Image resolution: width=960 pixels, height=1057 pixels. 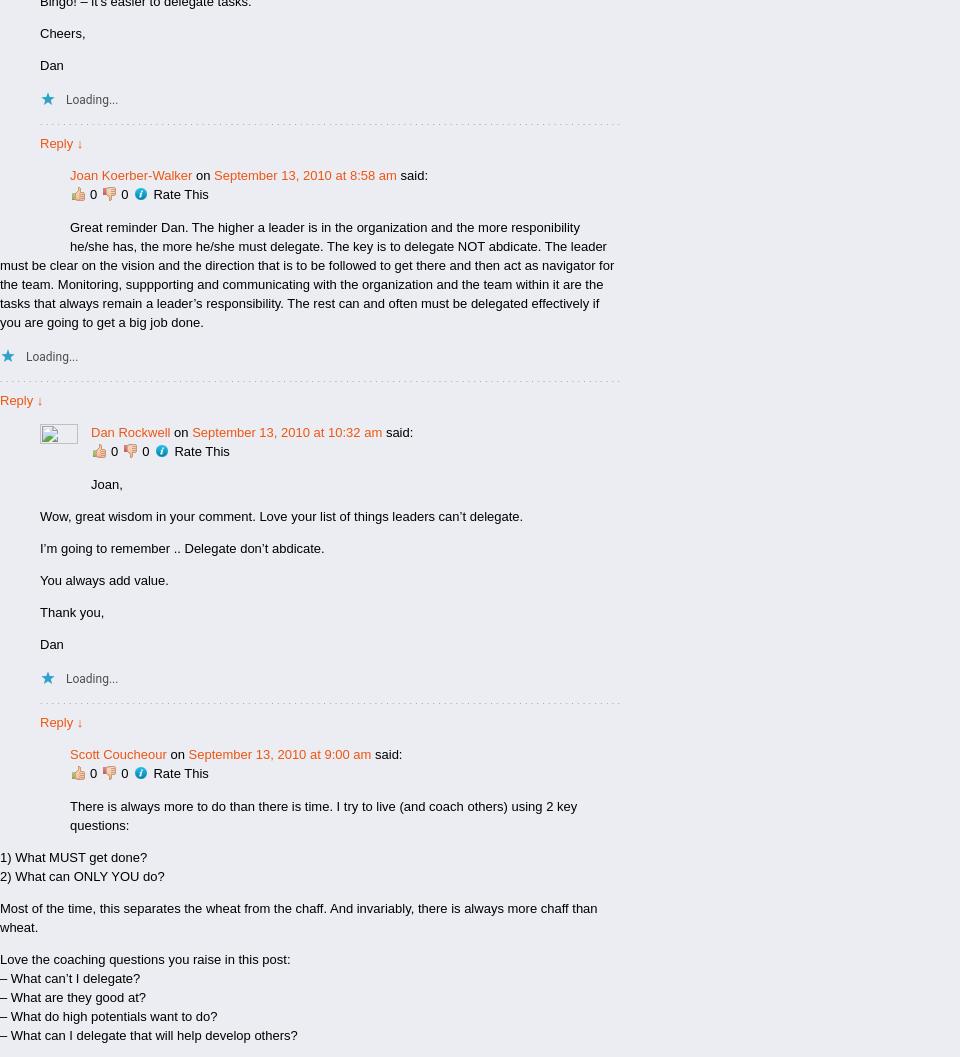 What do you see at coordinates (130, 175) in the screenshot?
I see `'Joan Koerber-Walker'` at bounding box center [130, 175].